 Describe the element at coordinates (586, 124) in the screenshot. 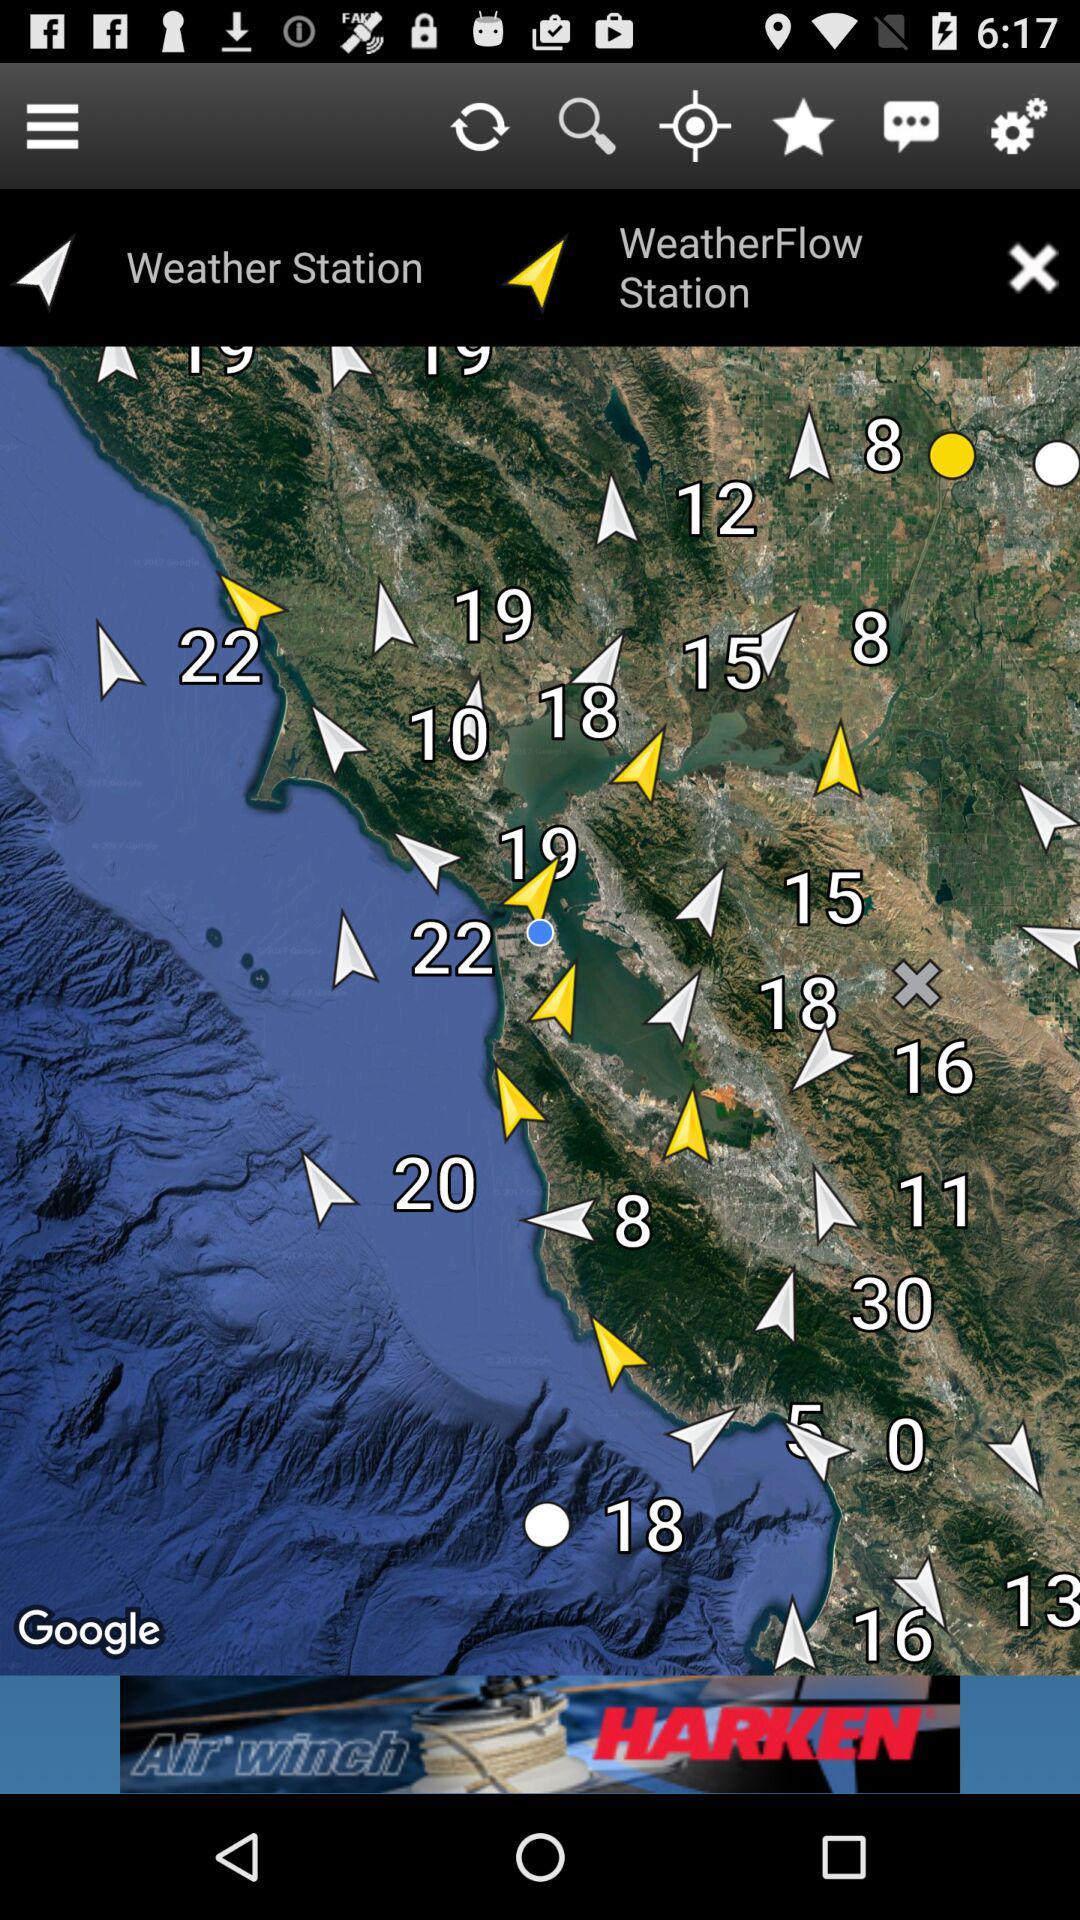

I see `open search bar` at that location.